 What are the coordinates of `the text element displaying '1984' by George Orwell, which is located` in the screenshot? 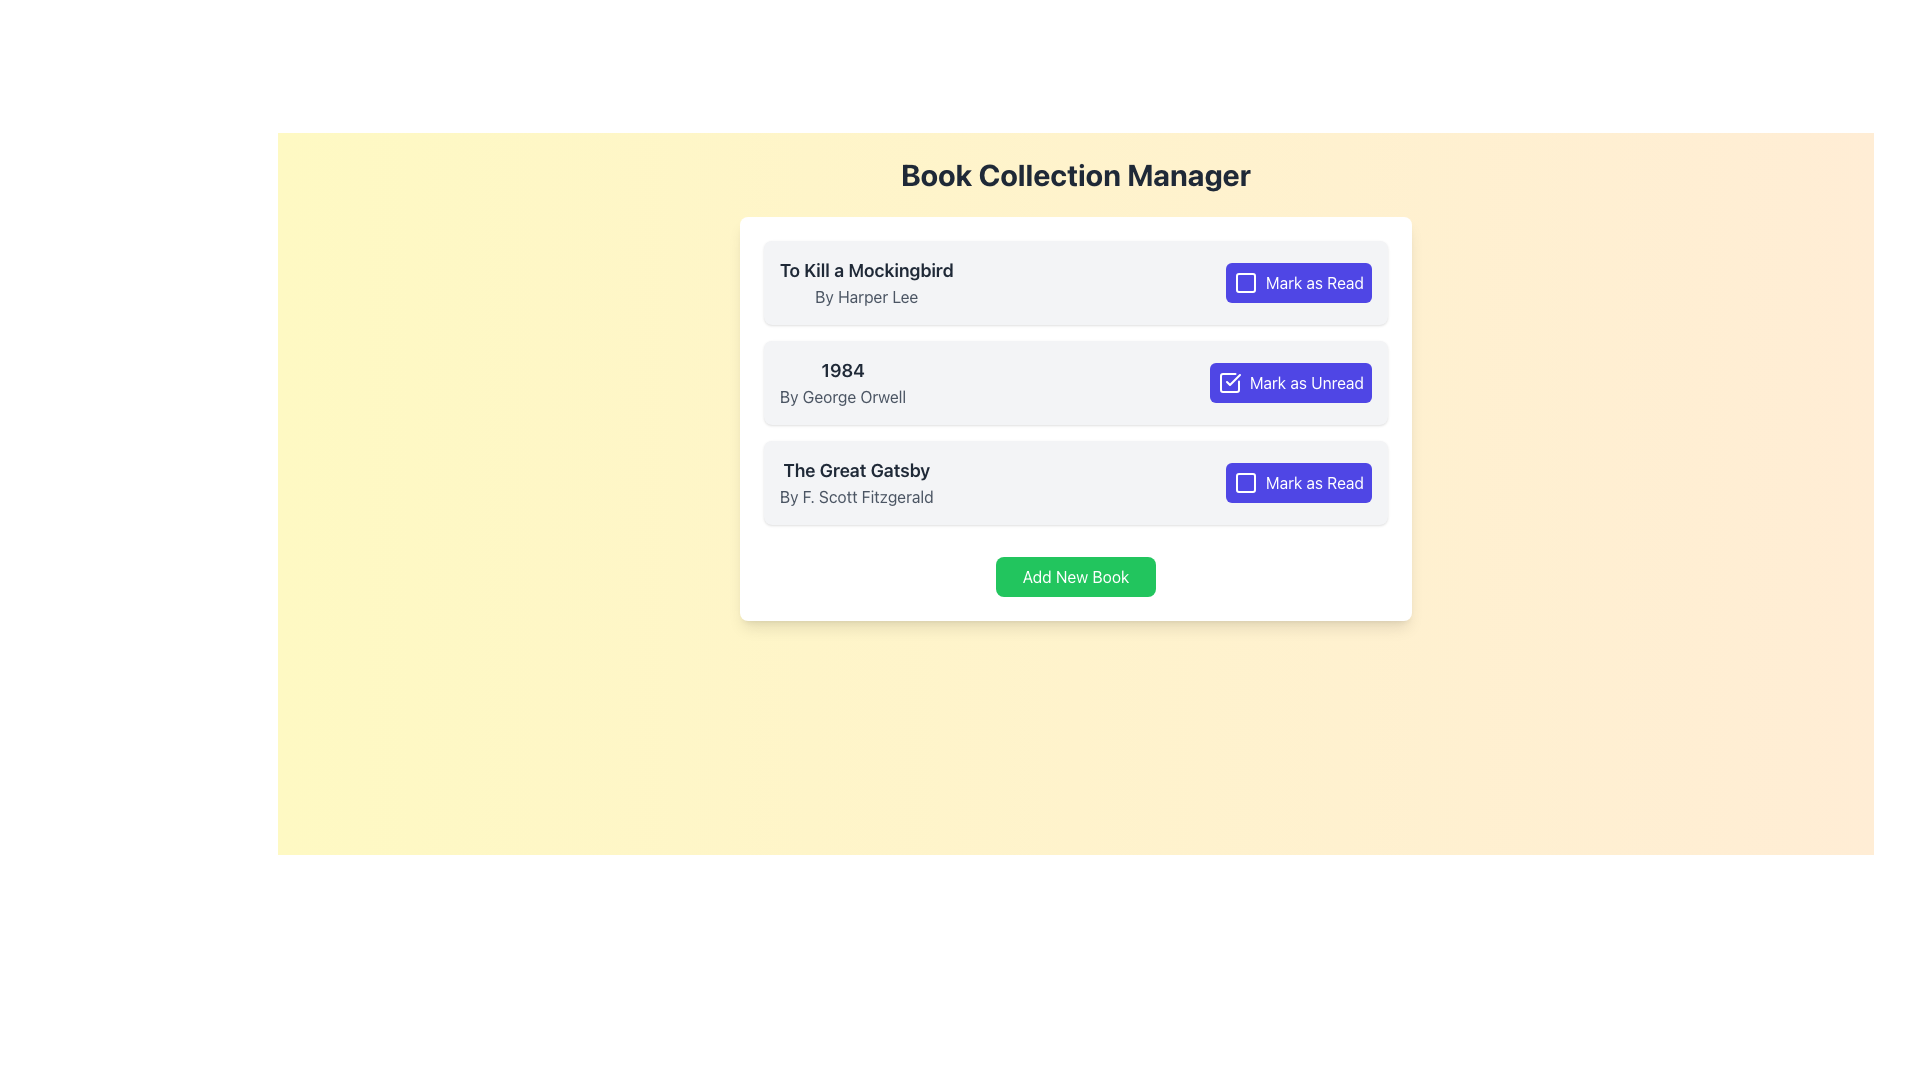 It's located at (843, 382).